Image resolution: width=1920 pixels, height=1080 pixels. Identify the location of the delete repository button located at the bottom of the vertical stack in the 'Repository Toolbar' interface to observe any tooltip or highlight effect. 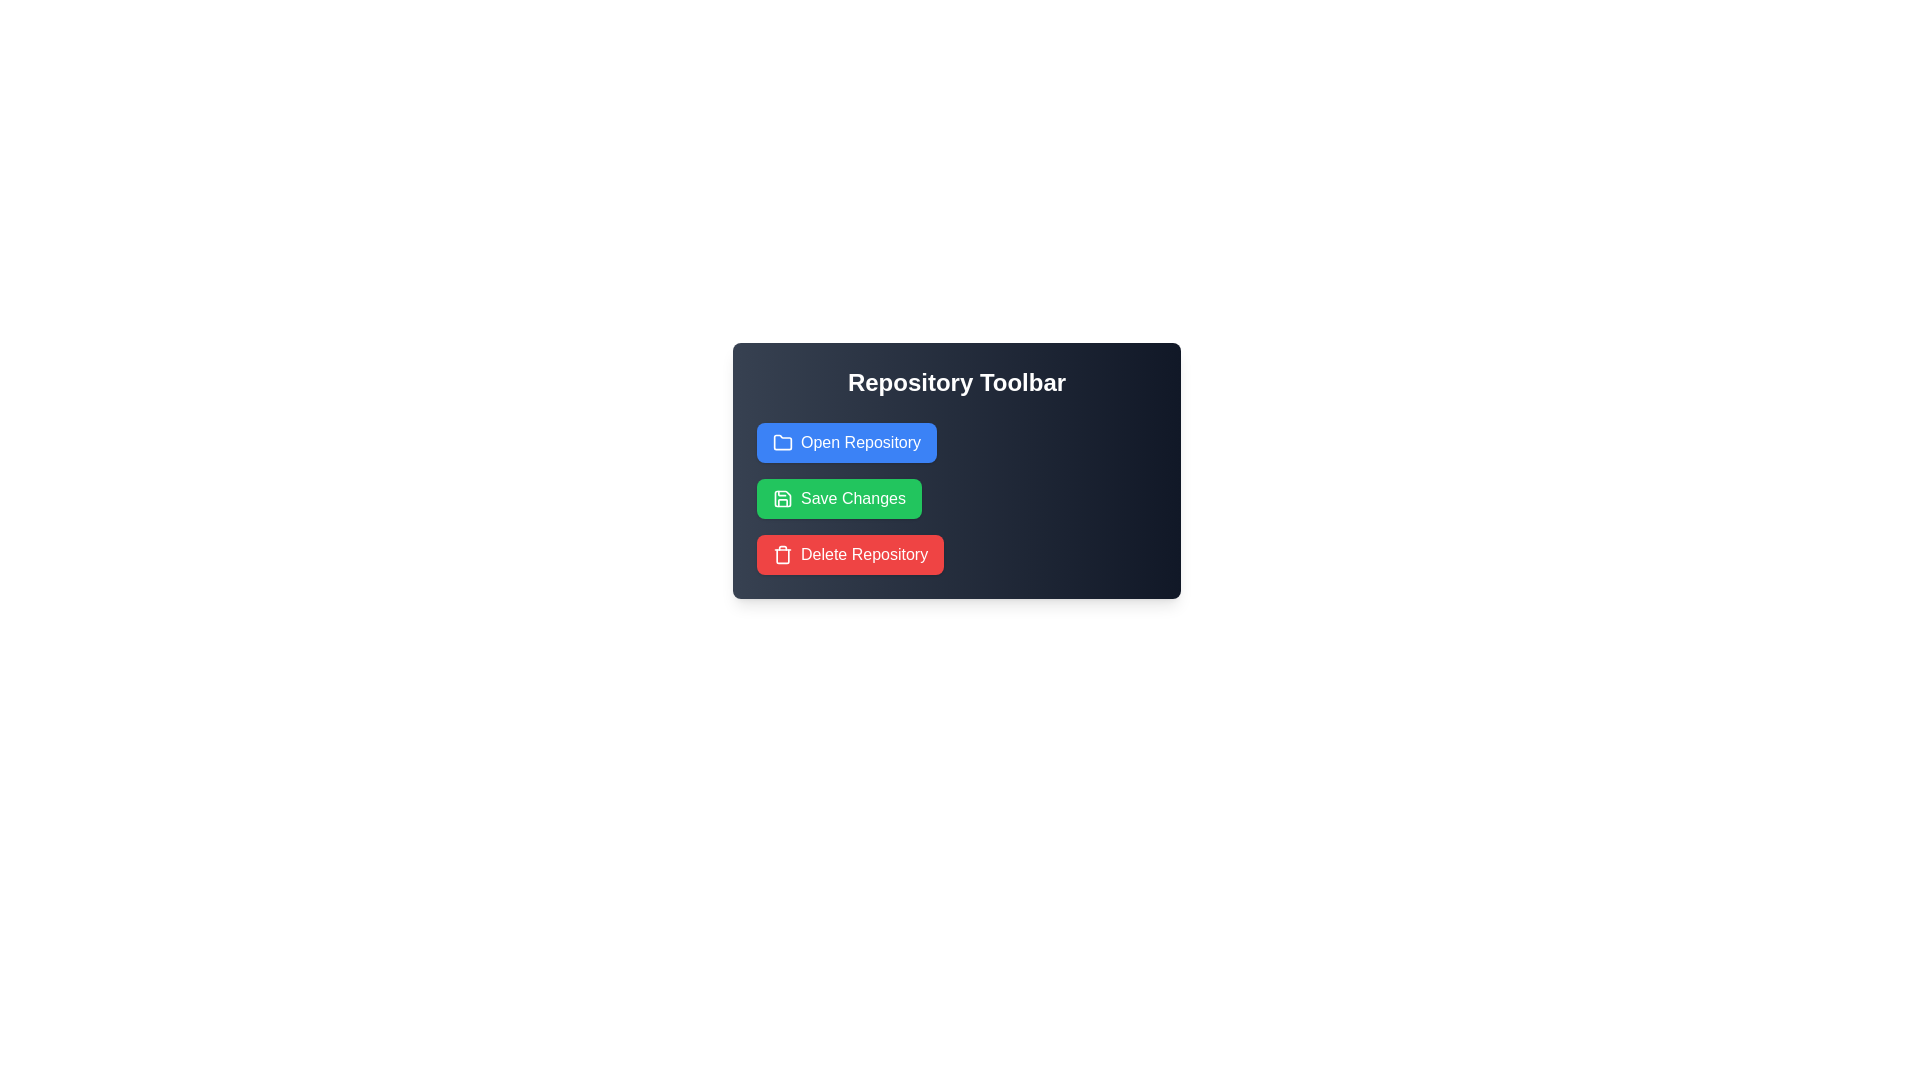
(864, 555).